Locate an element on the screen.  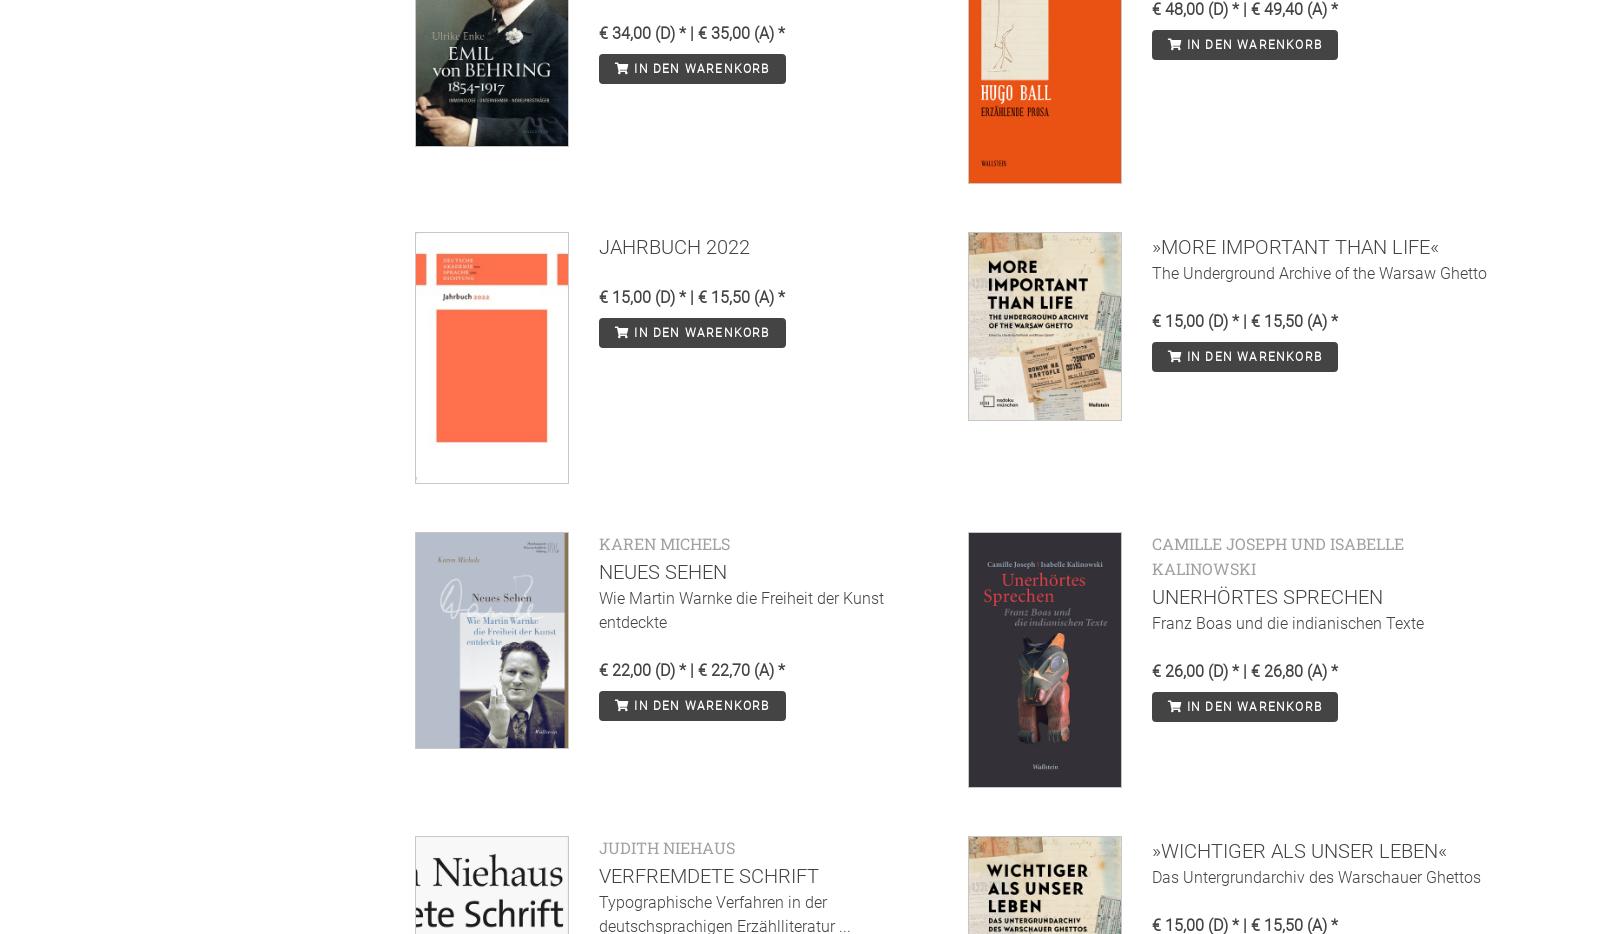
'€ 26,00 (D) * | € 26,80 (A) *' is located at coordinates (1243, 669).